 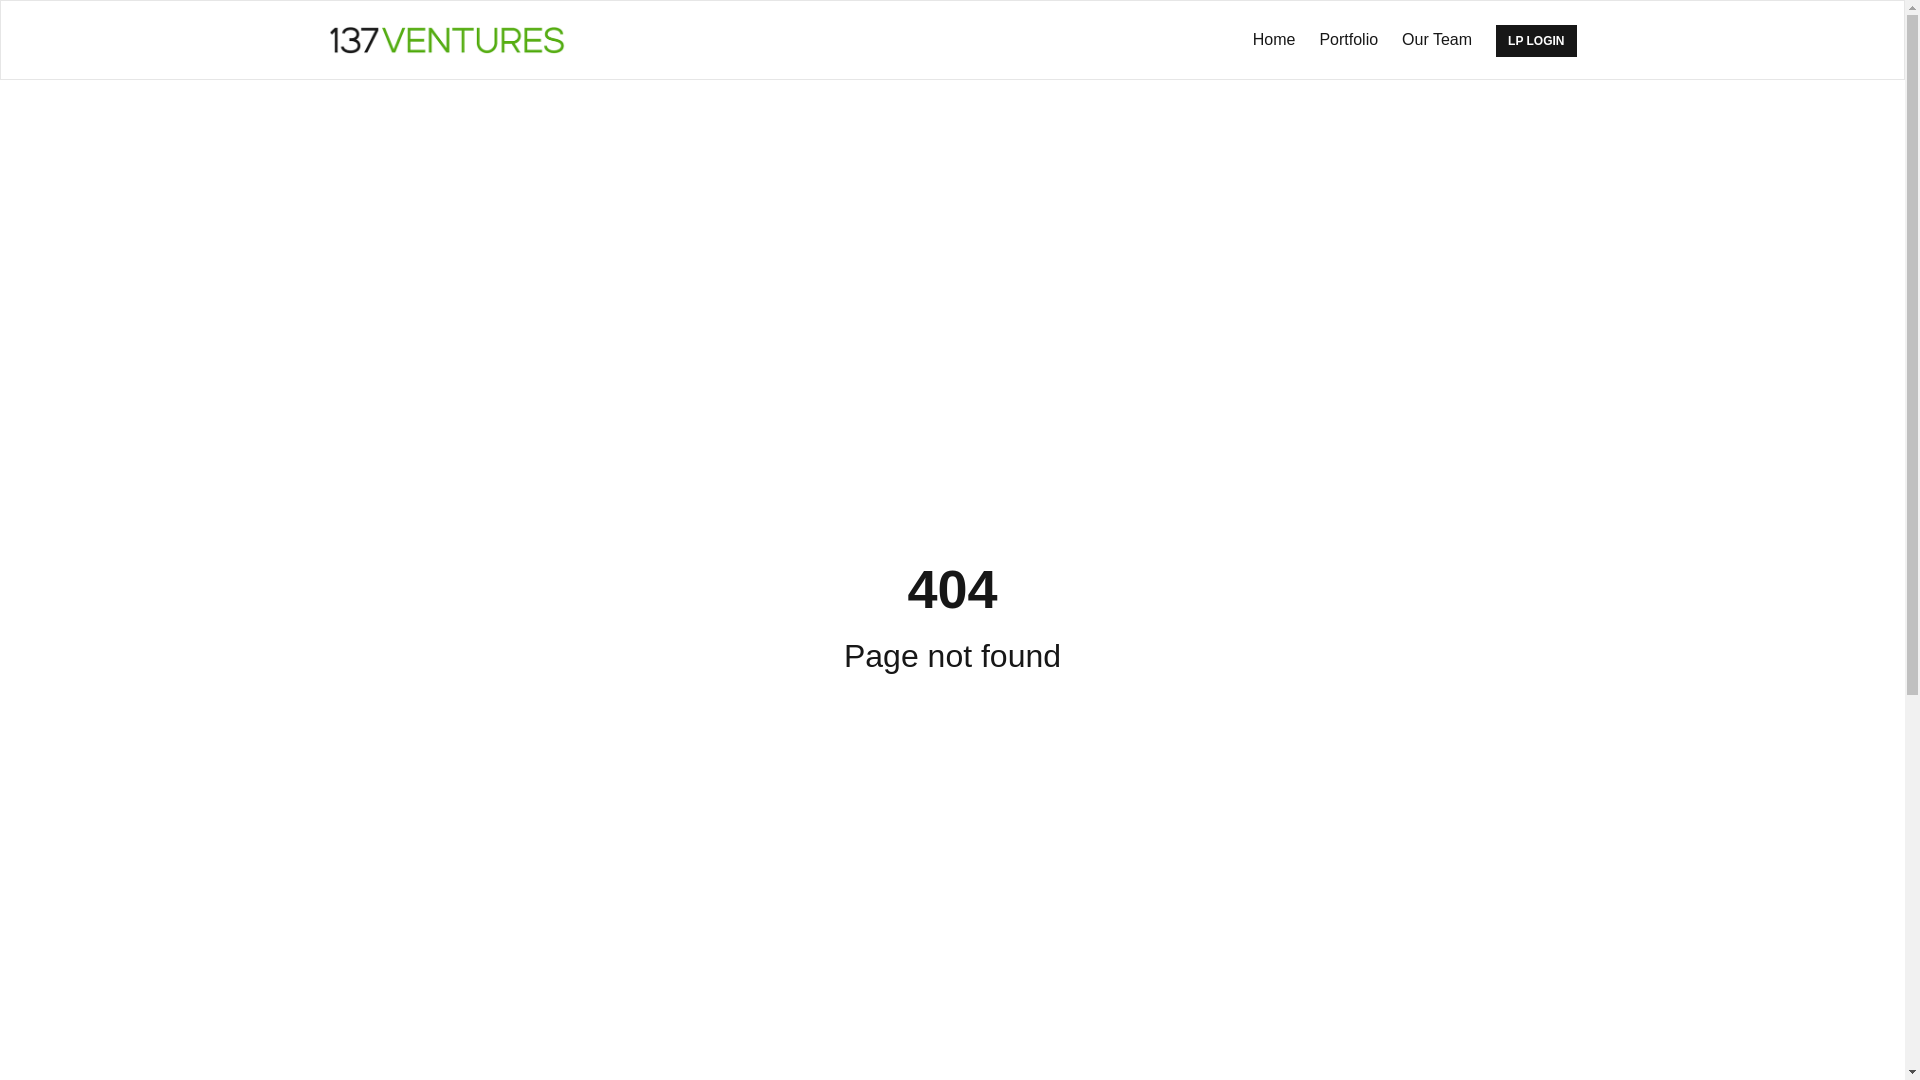 I want to click on 'Portfolio', so click(x=1348, y=39).